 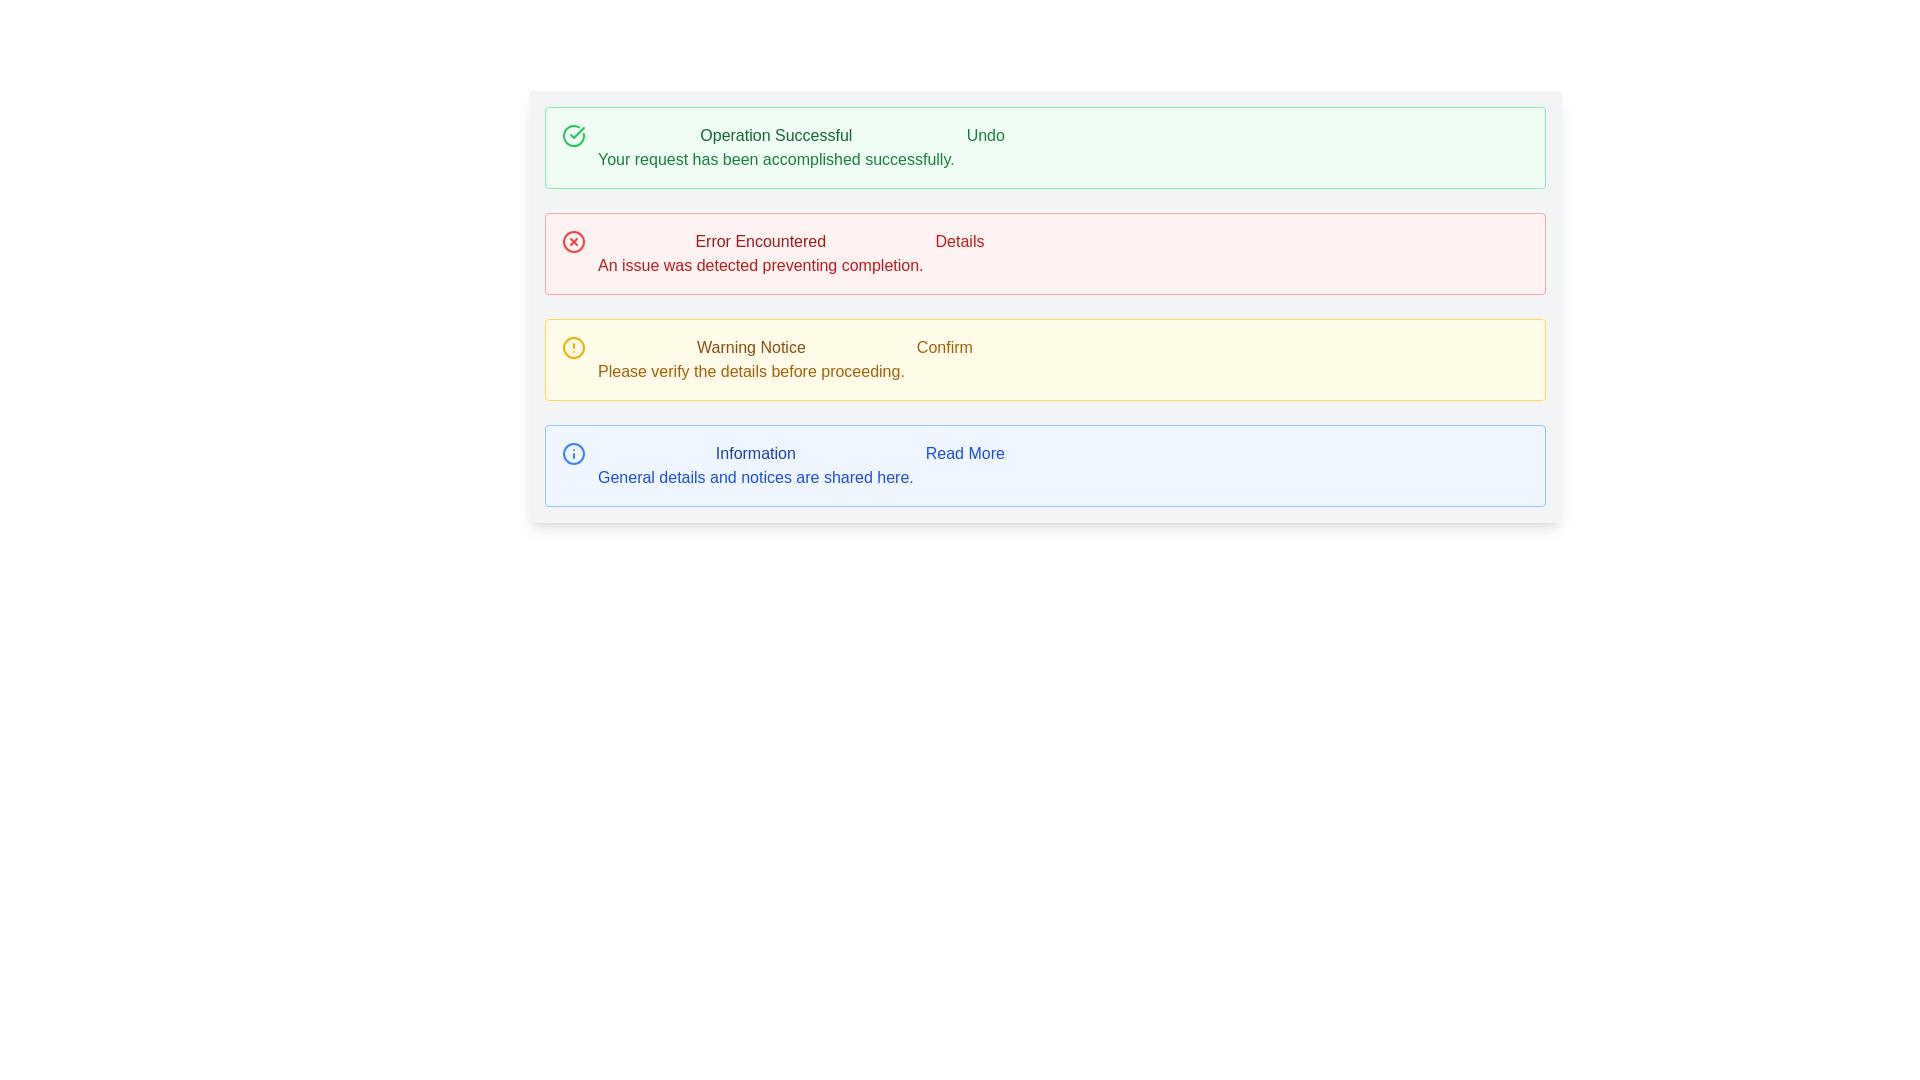 What do you see at coordinates (960, 241) in the screenshot?
I see `the hyperlink styled as a text label located within the red 'Error Encountered' notification box` at bounding box center [960, 241].